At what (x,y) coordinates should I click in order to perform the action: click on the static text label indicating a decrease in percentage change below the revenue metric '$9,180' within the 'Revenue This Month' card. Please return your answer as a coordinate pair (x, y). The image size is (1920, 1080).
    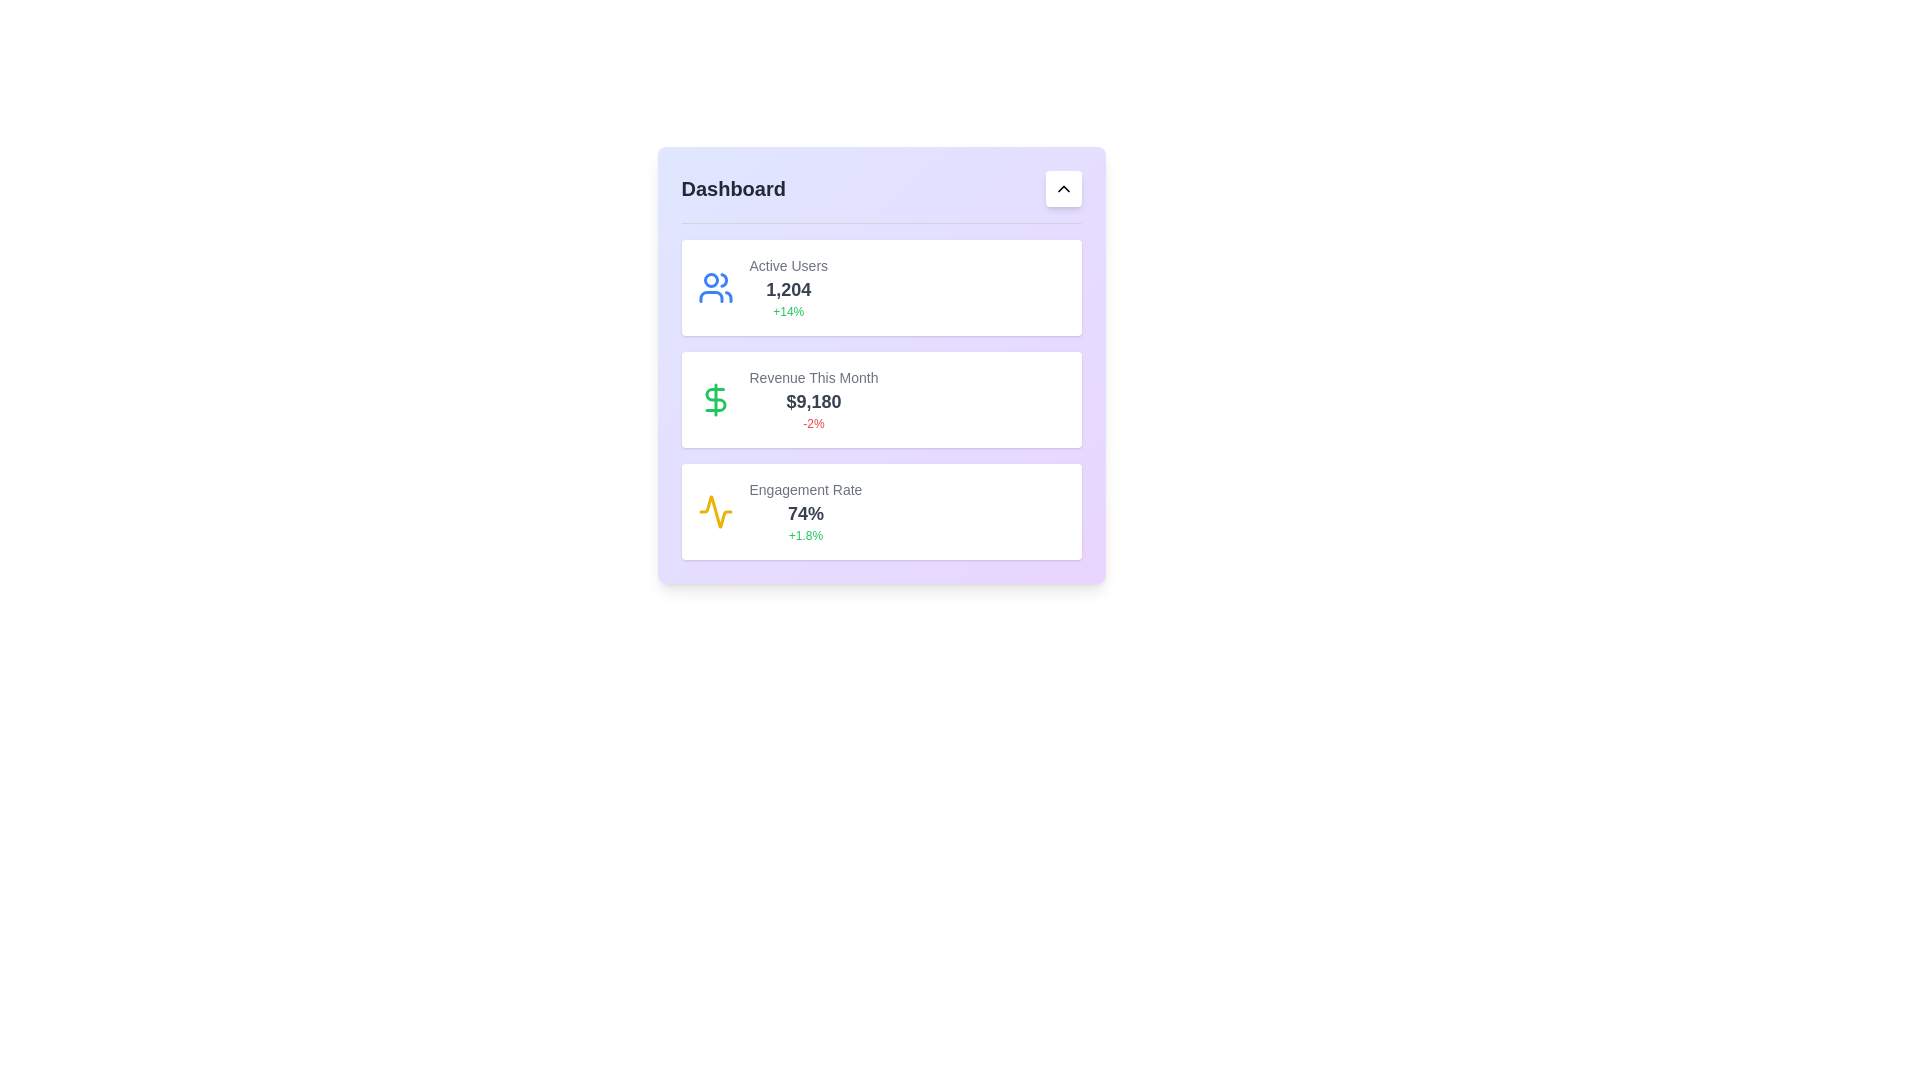
    Looking at the image, I should click on (813, 423).